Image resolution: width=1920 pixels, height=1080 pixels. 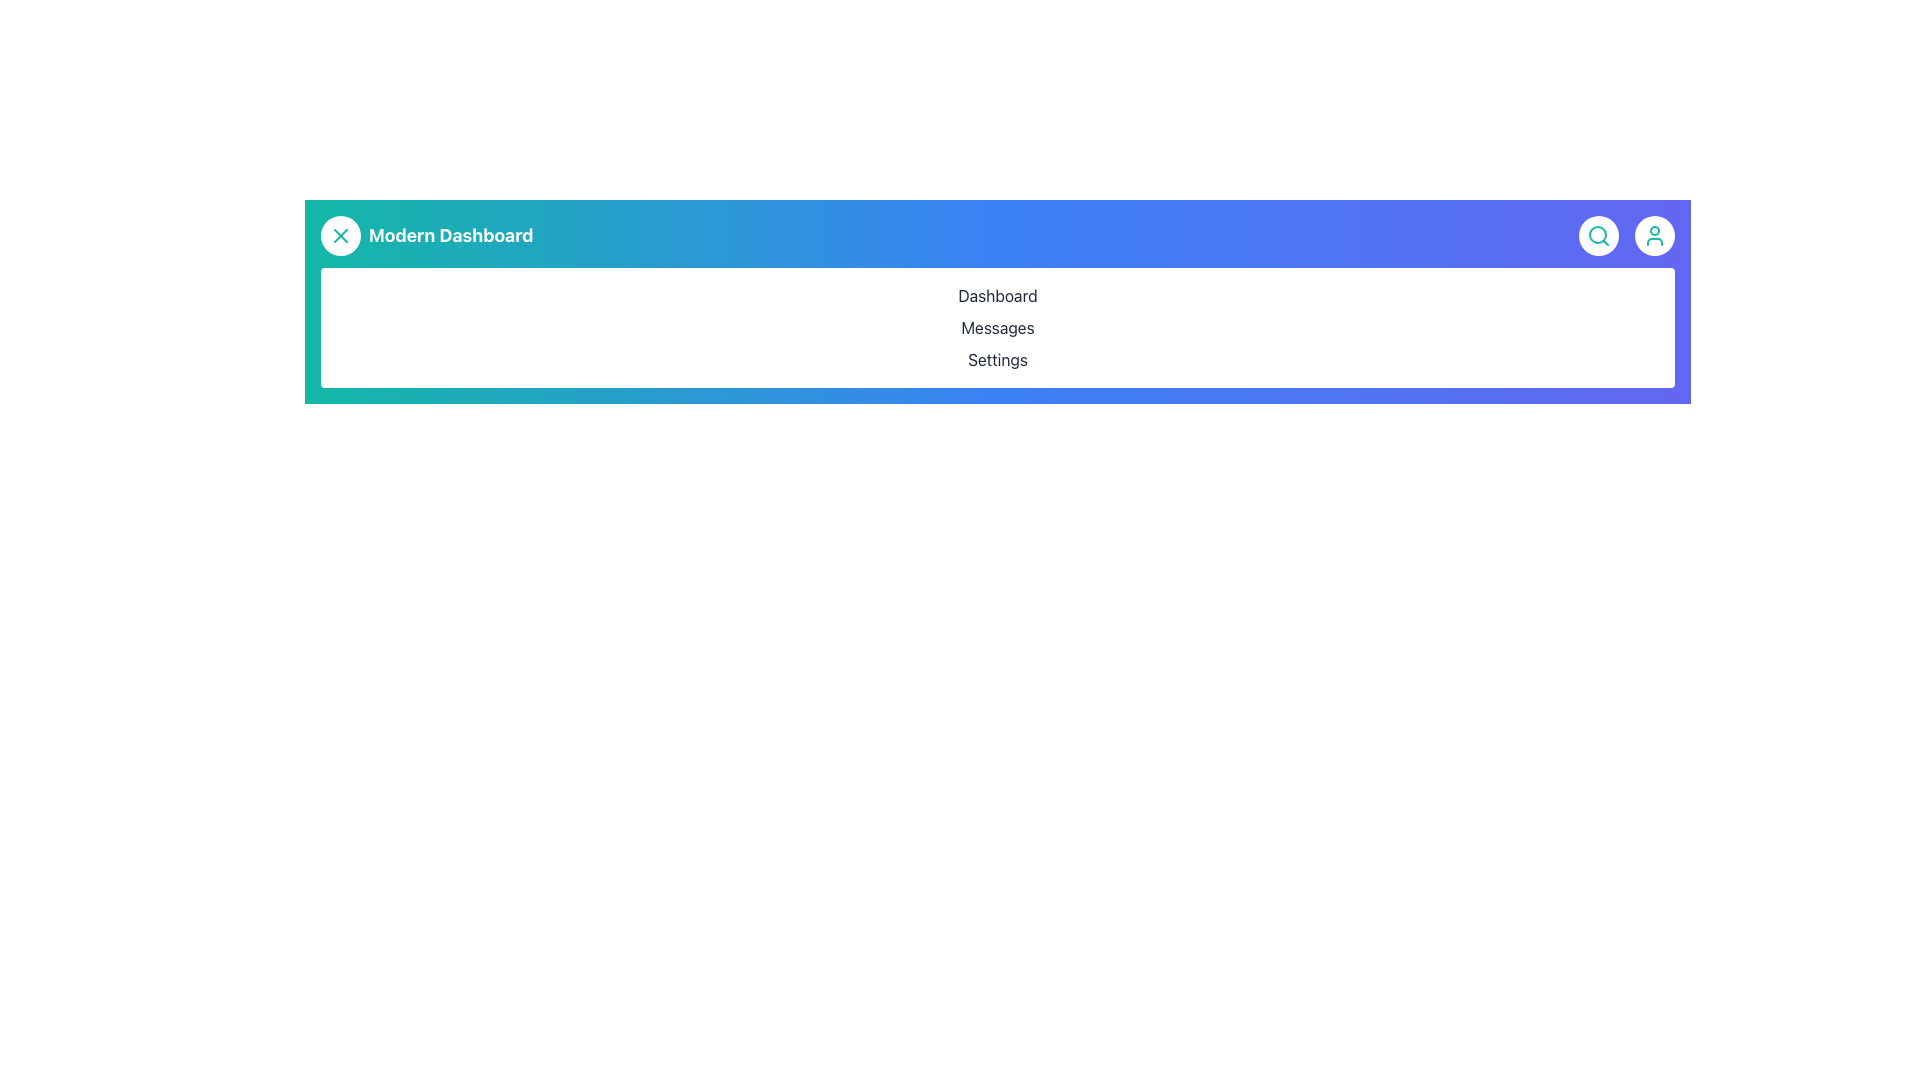 I want to click on the teal user icon button located at the far right of the header section, so click(x=1655, y=234).